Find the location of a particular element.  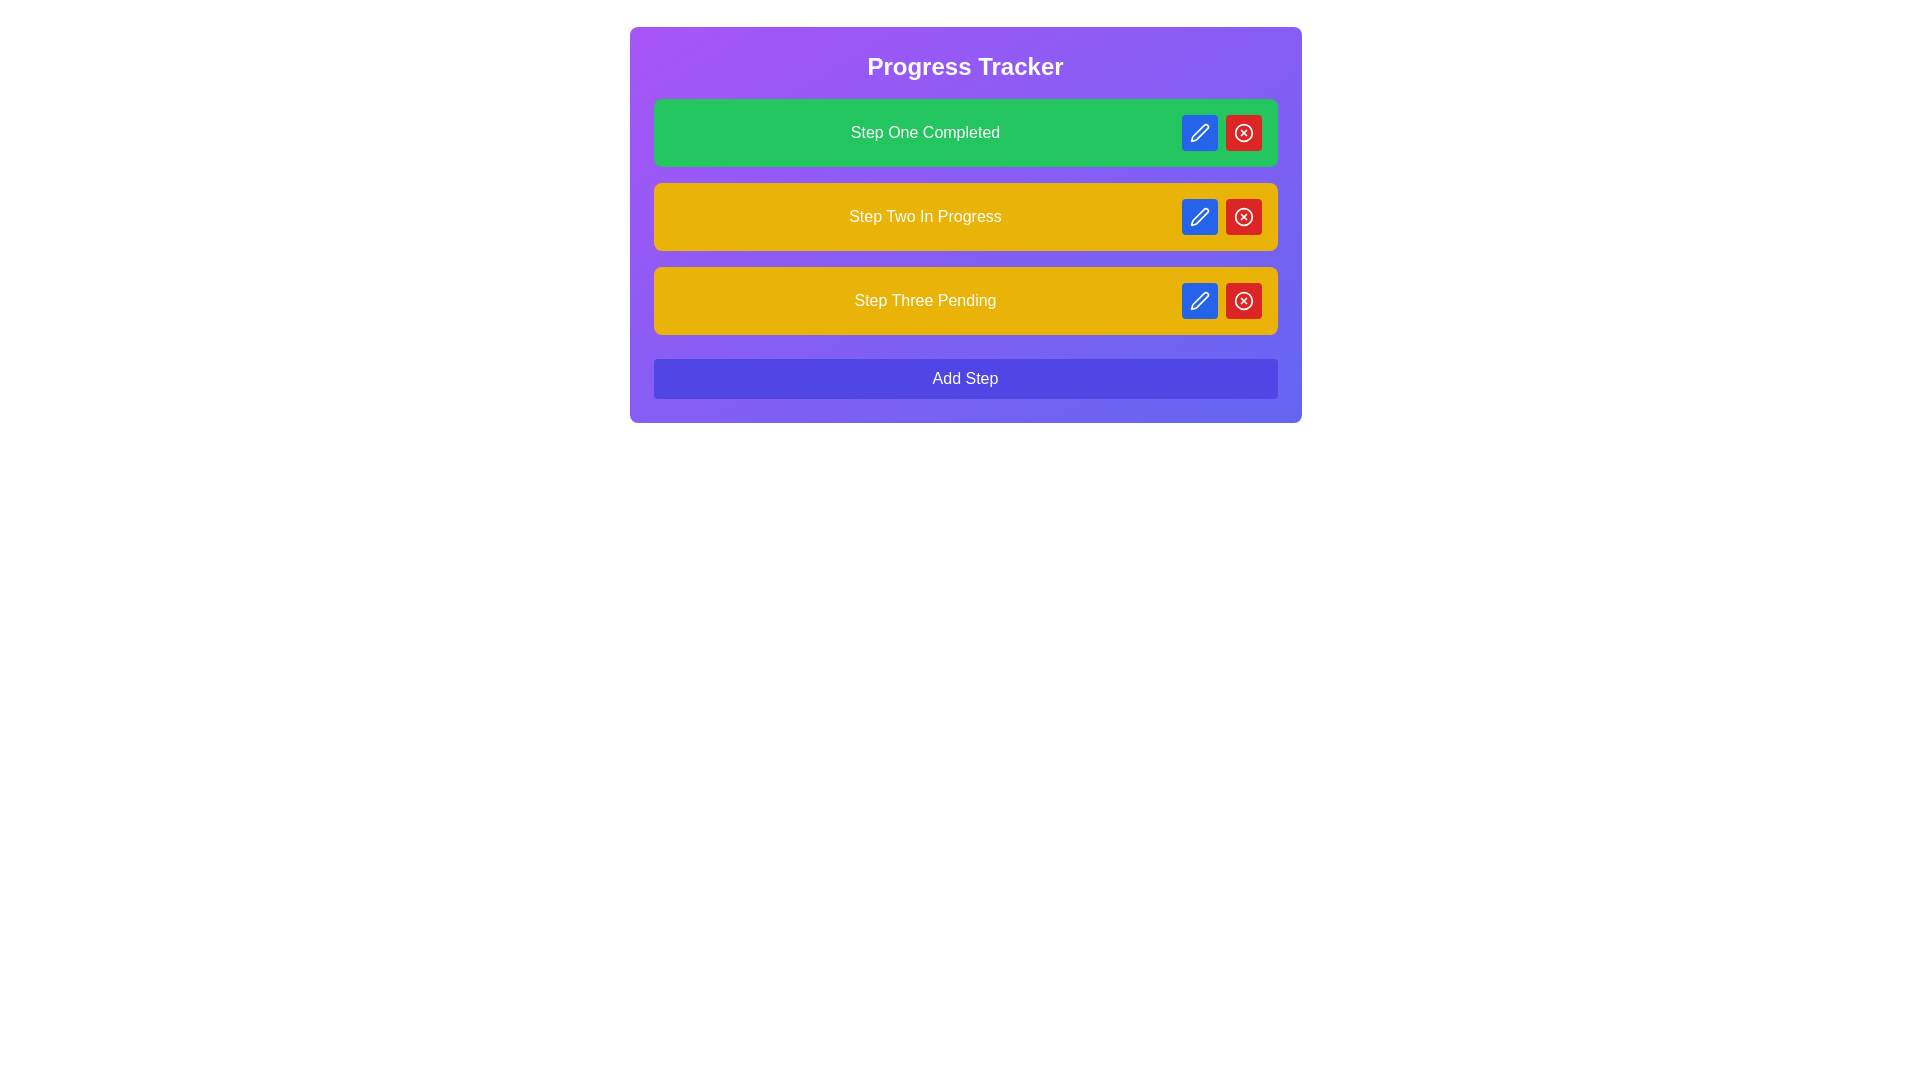

the circular red icon with a white border and an 'X' shape is located at coordinates (1242, 216).